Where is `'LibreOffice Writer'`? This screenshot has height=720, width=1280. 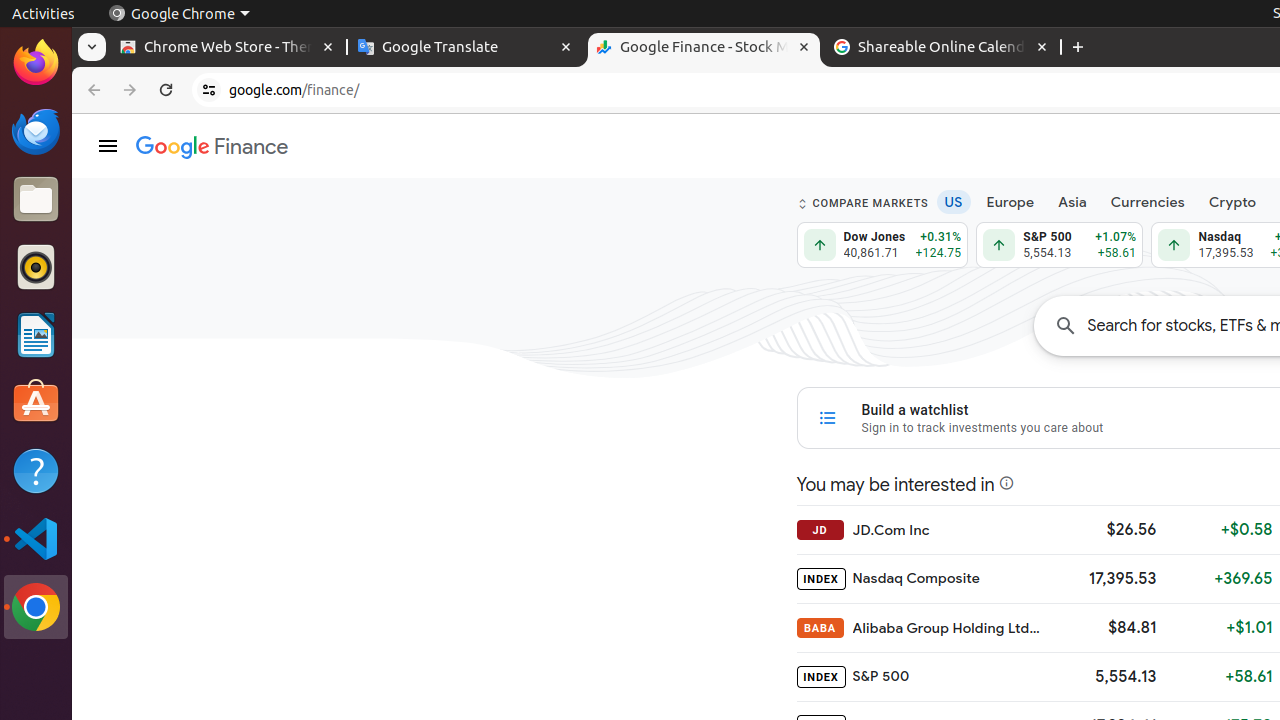 'LibreOffice Writer' is located at coordinates (35, 334).